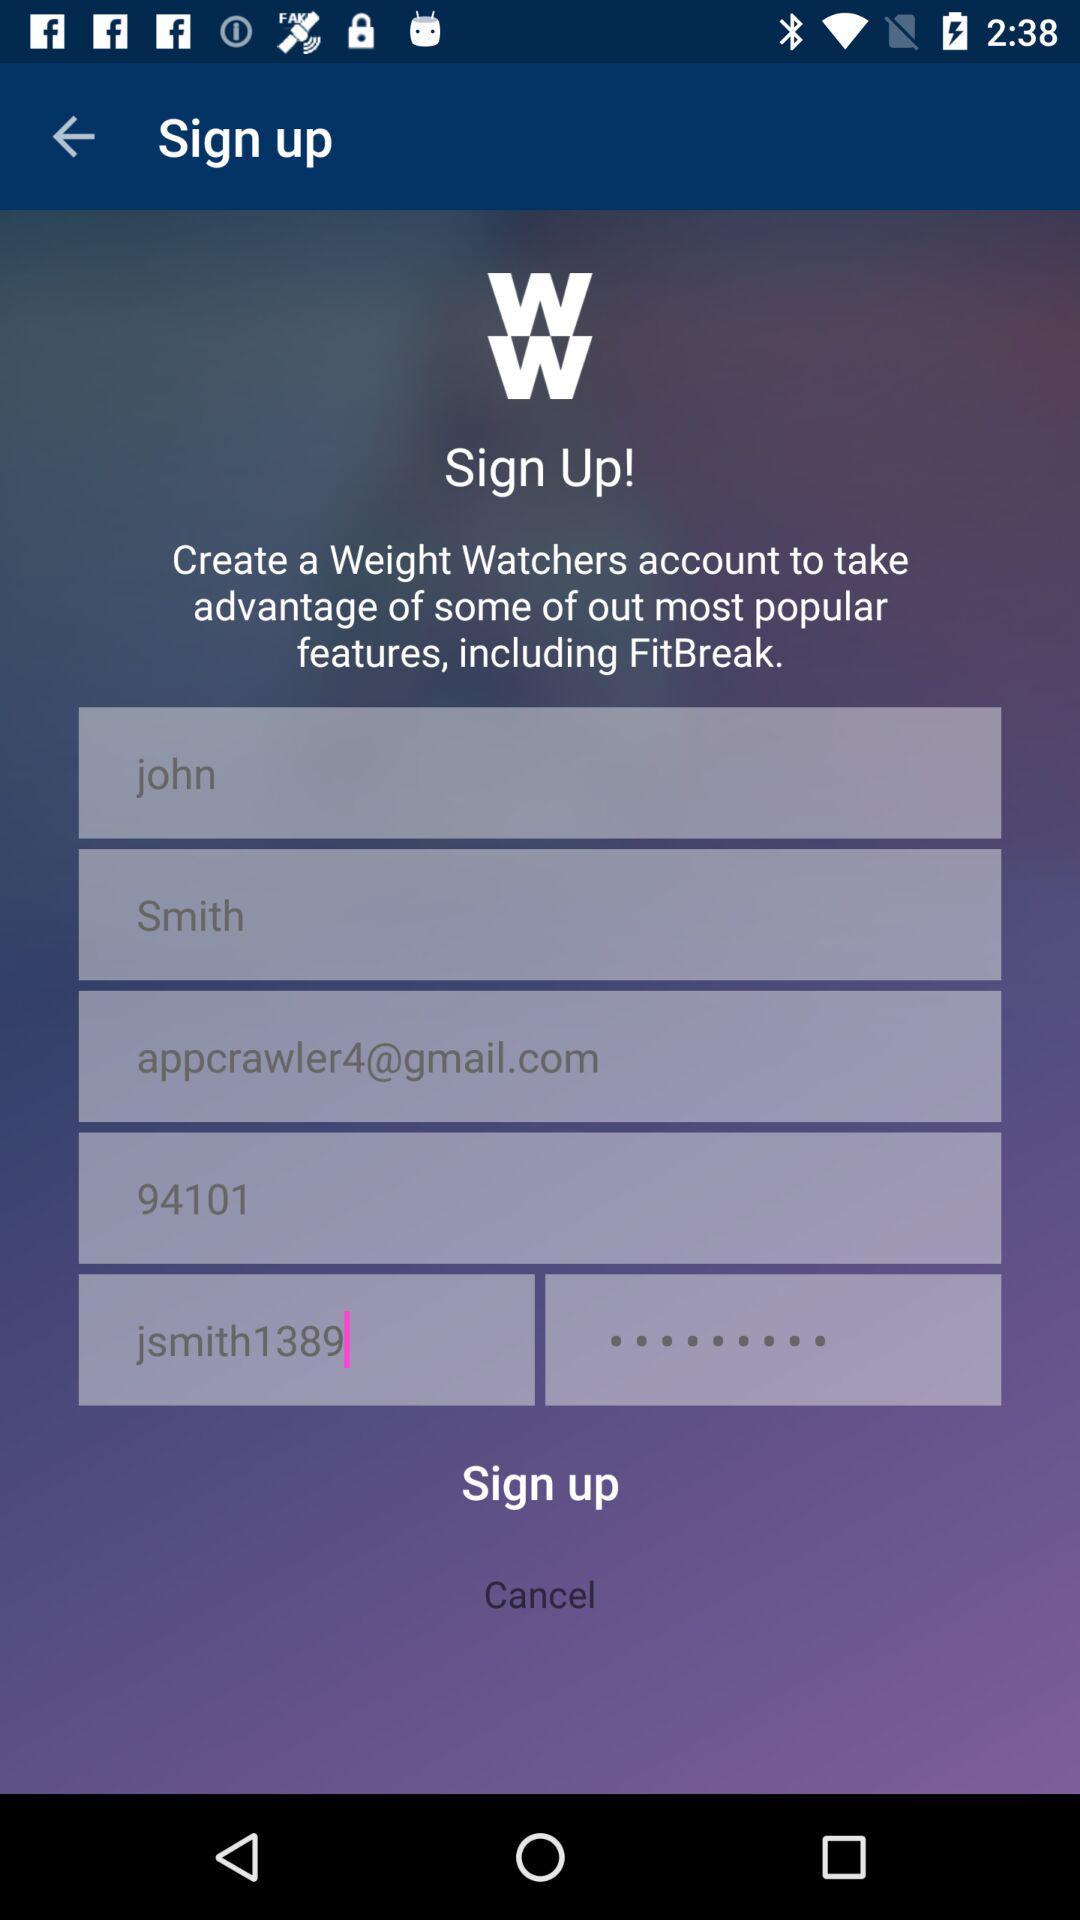  What do you see at coordinates (540, 913) in the screenshot?
I see `smith icon` at bounding box center [540, 913].